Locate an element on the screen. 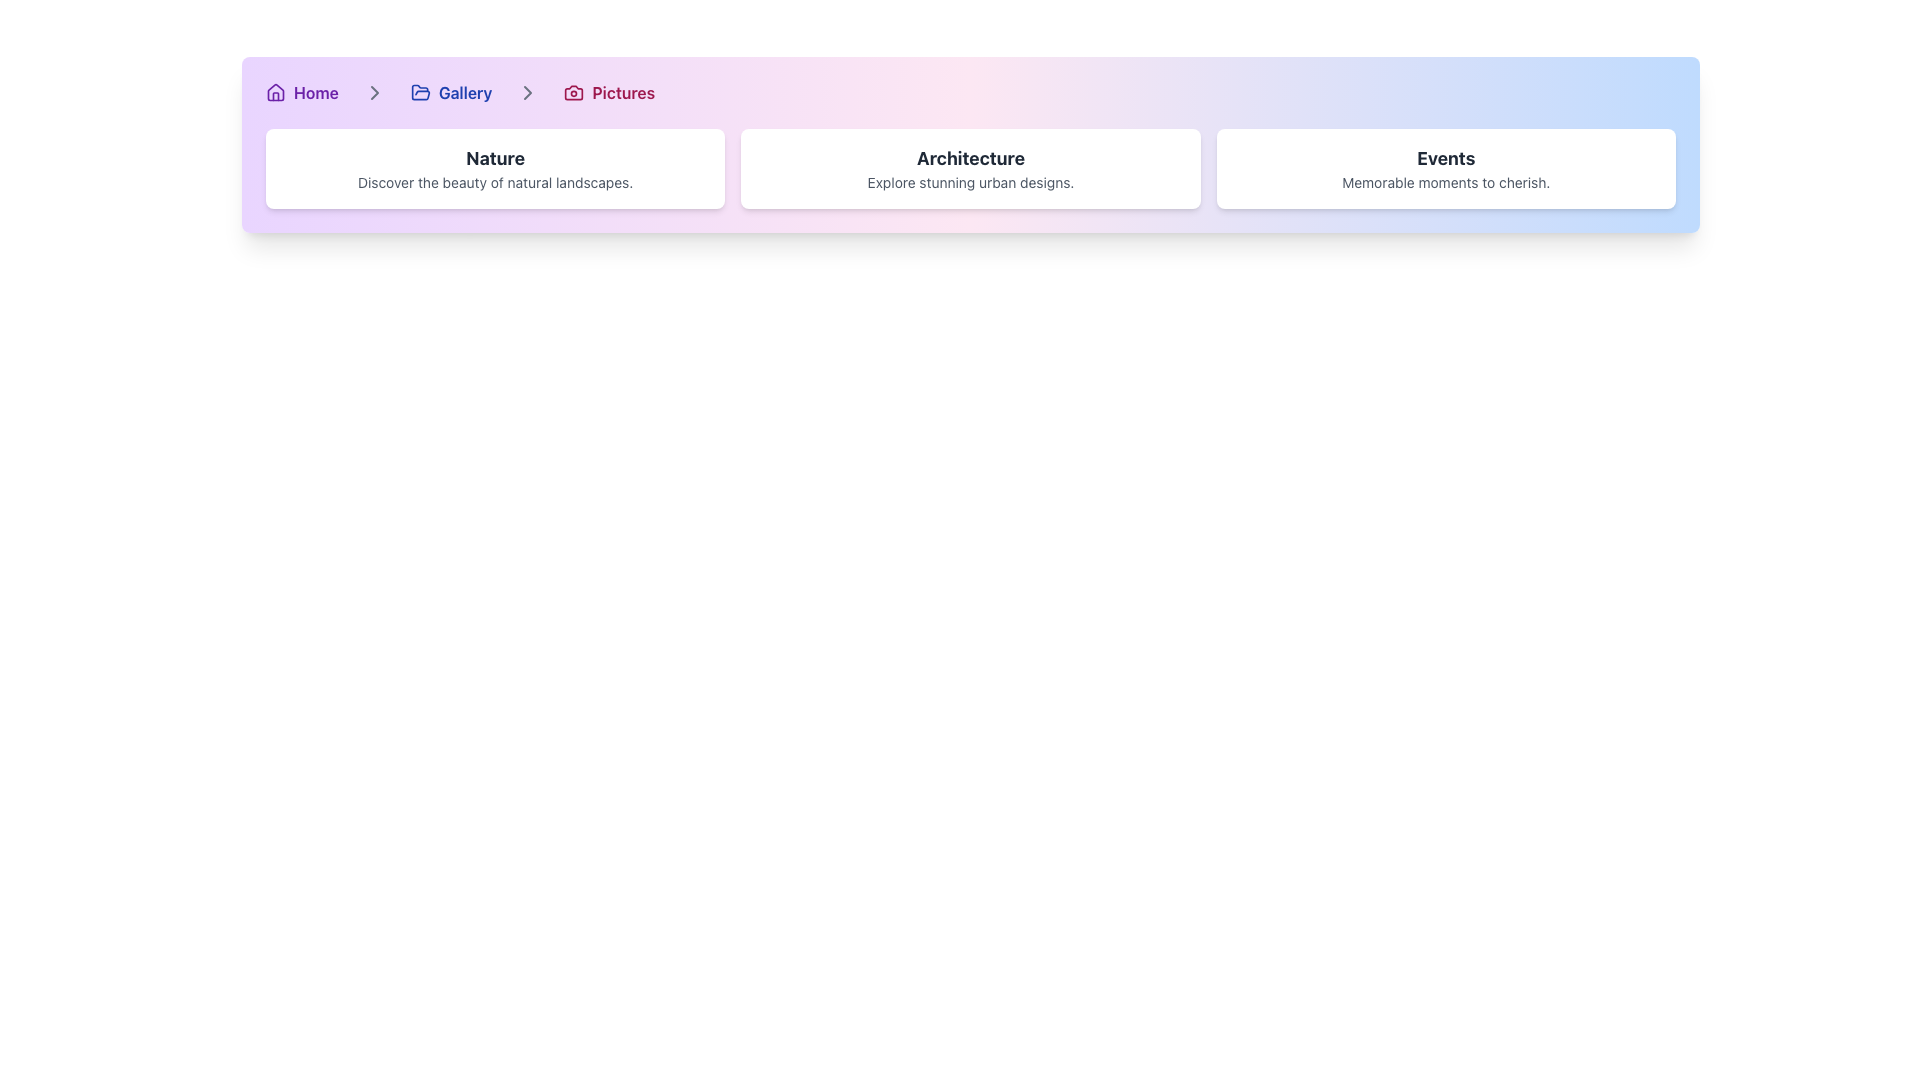 The image size is (1920, 1080). the small house-shaped purple icon located to the left of the 'Home' text in the breadcrumb navigation bar is located at coordinates (274, 92).